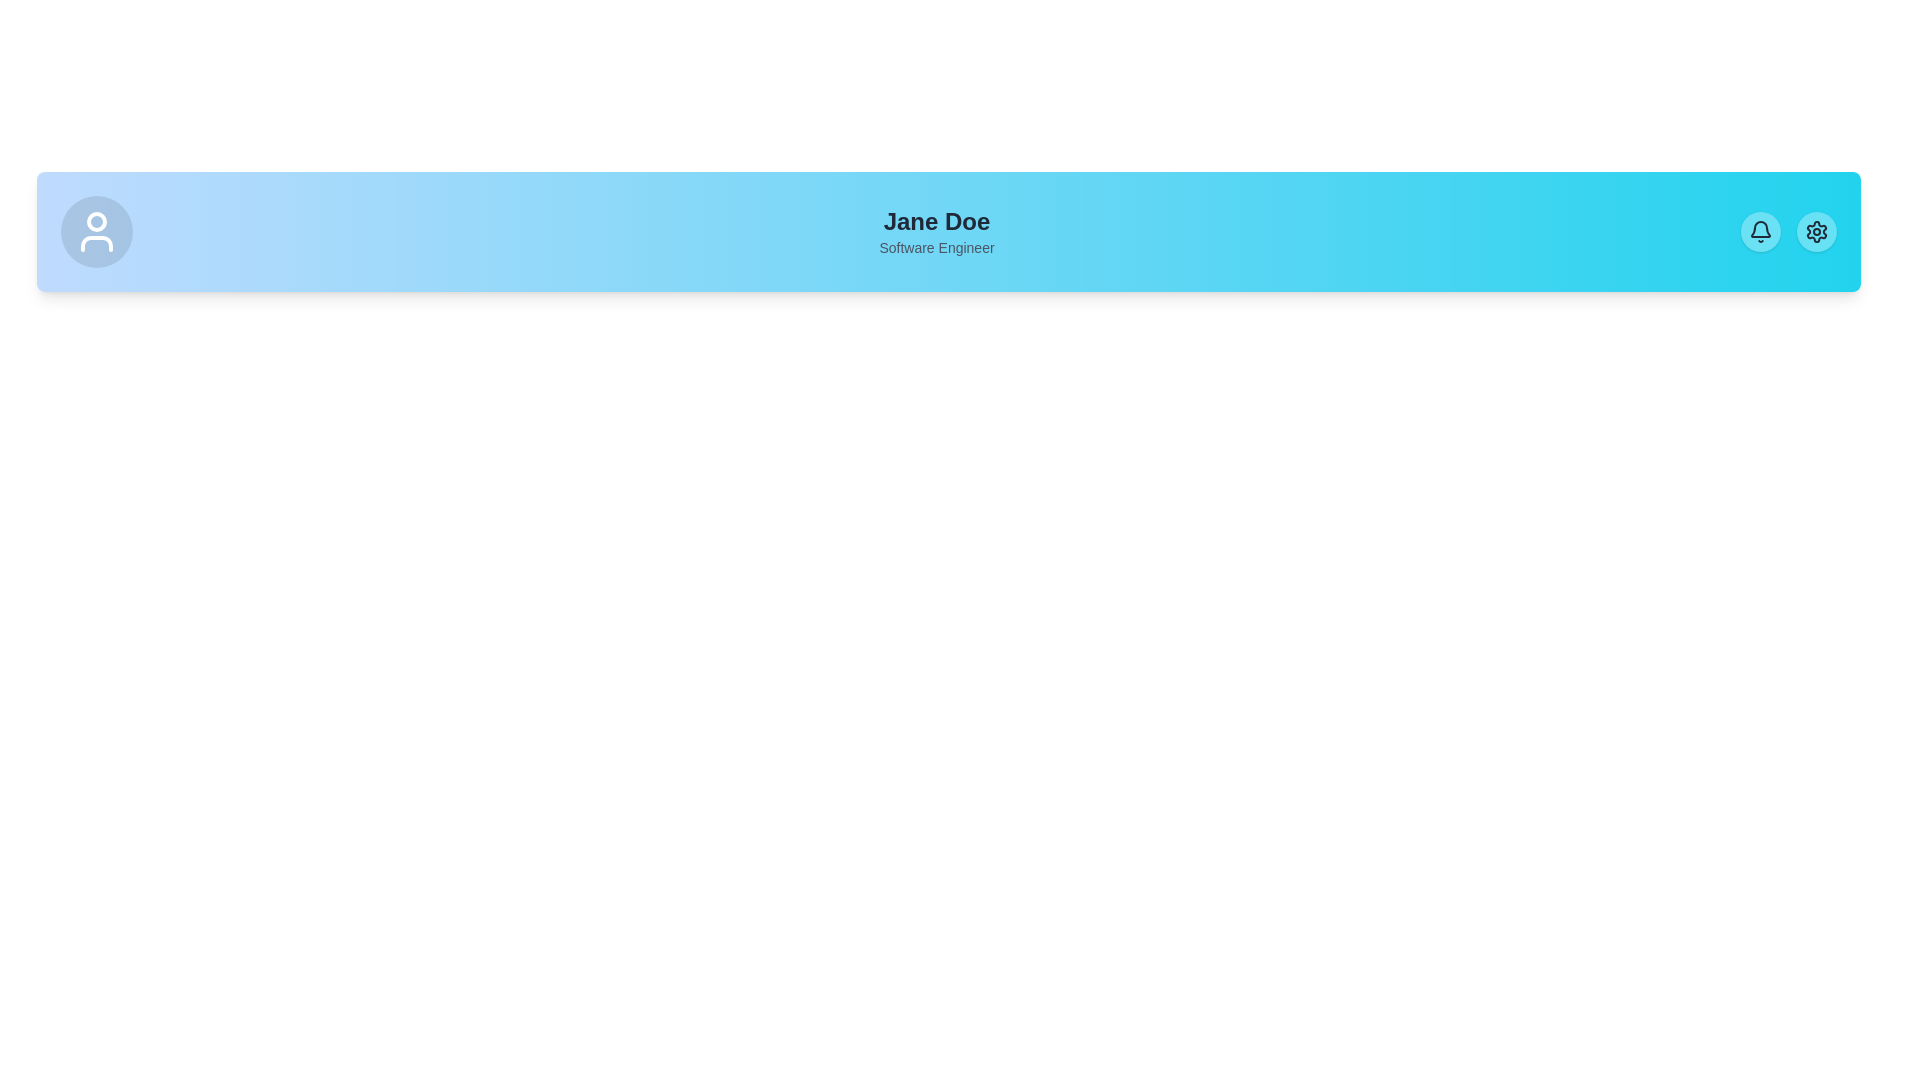 Image resolution: width=1920 pixels, height=1080 pixels. Describe the element at coordinates (95, 230) in the screenshot. I see `the circular Avatar Component with a light grey background and a user figure icon, positioned near the top left of the gradient banner` at that location.